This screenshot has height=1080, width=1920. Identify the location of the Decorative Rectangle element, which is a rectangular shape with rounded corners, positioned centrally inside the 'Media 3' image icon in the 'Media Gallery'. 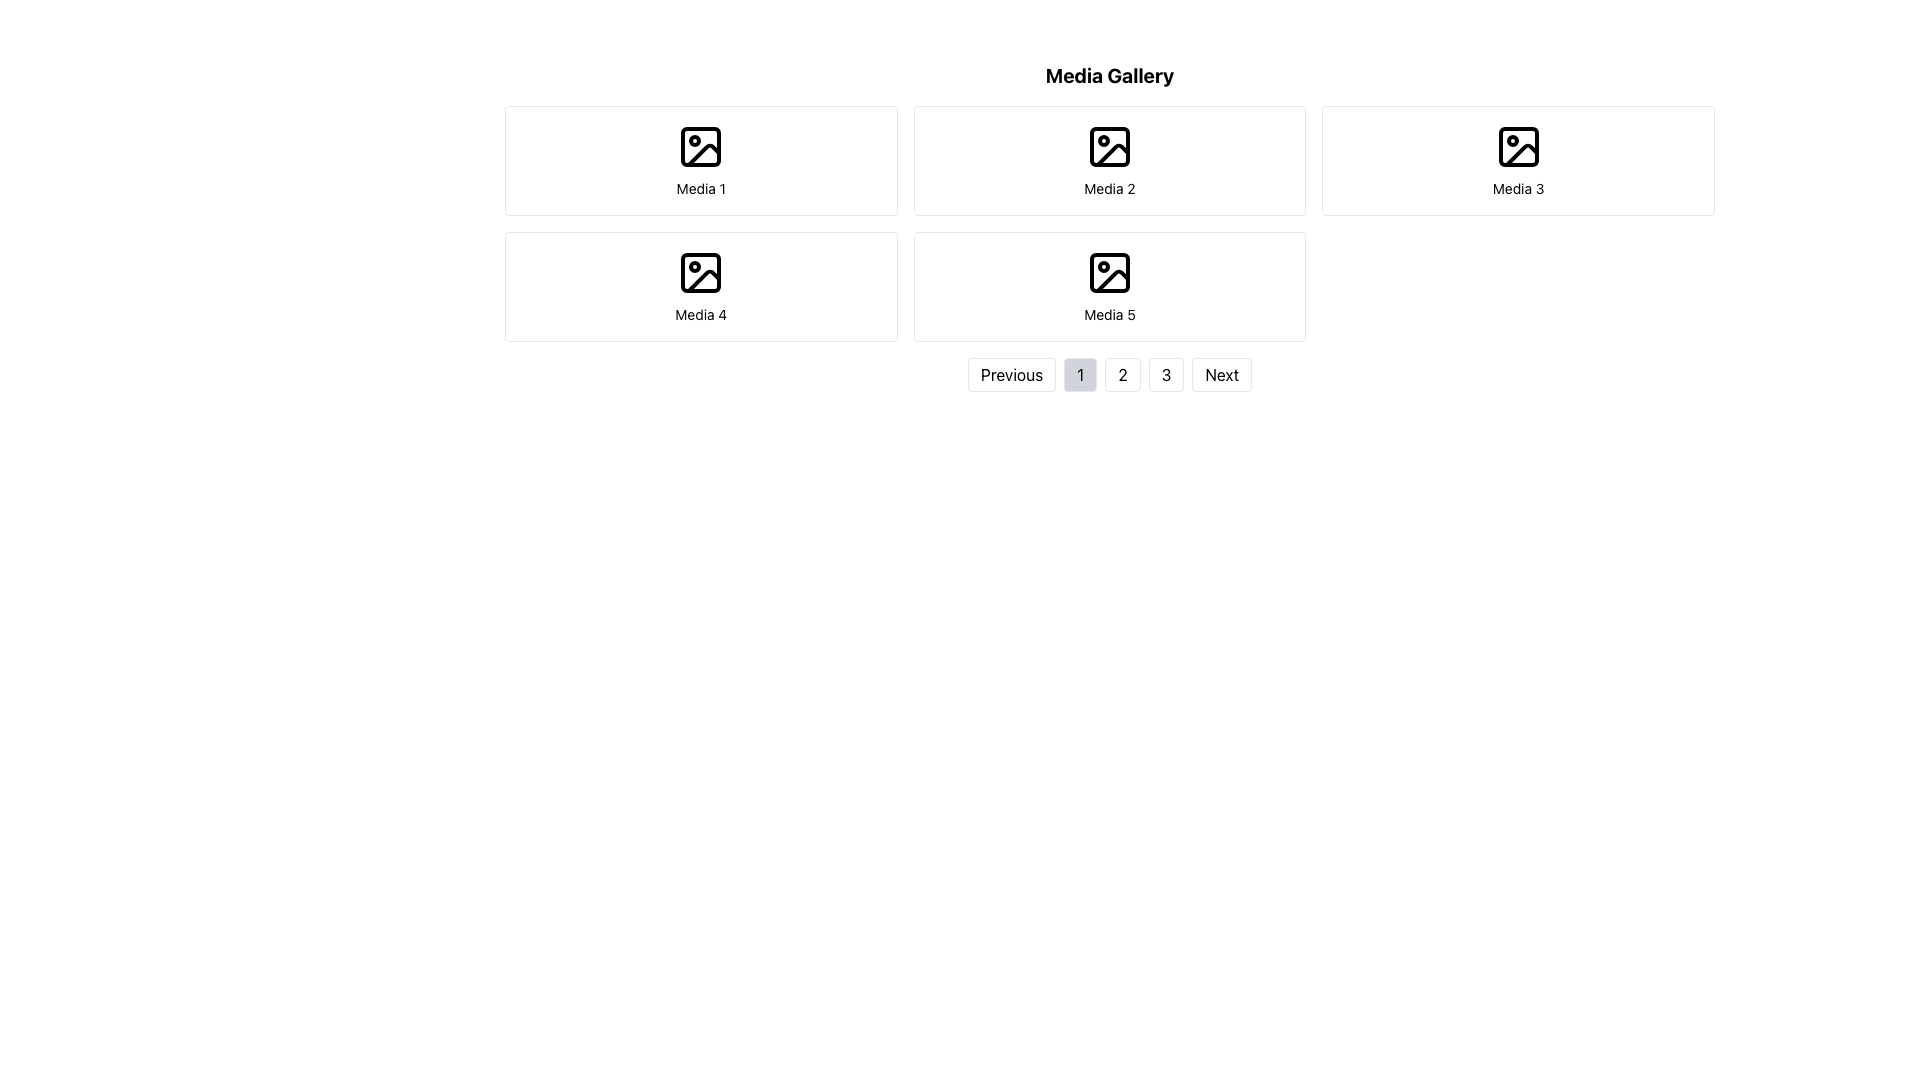
(1518, 145).